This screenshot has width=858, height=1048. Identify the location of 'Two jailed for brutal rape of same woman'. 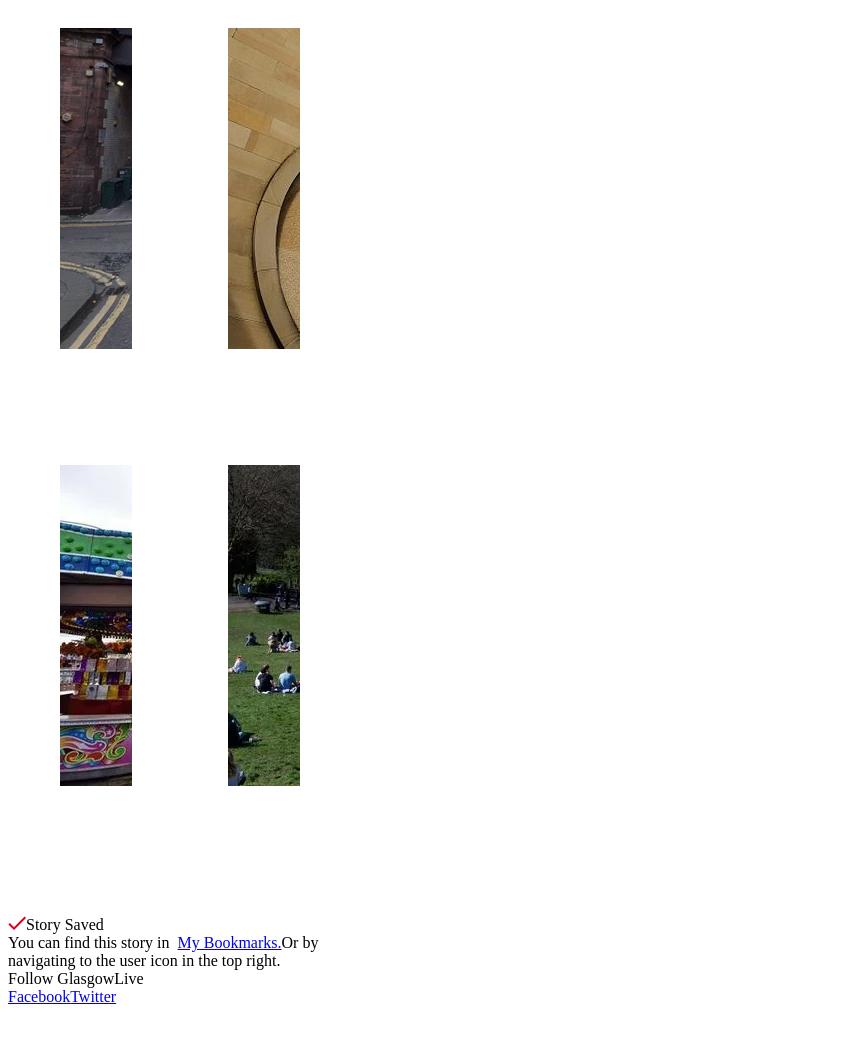
(261, 401).